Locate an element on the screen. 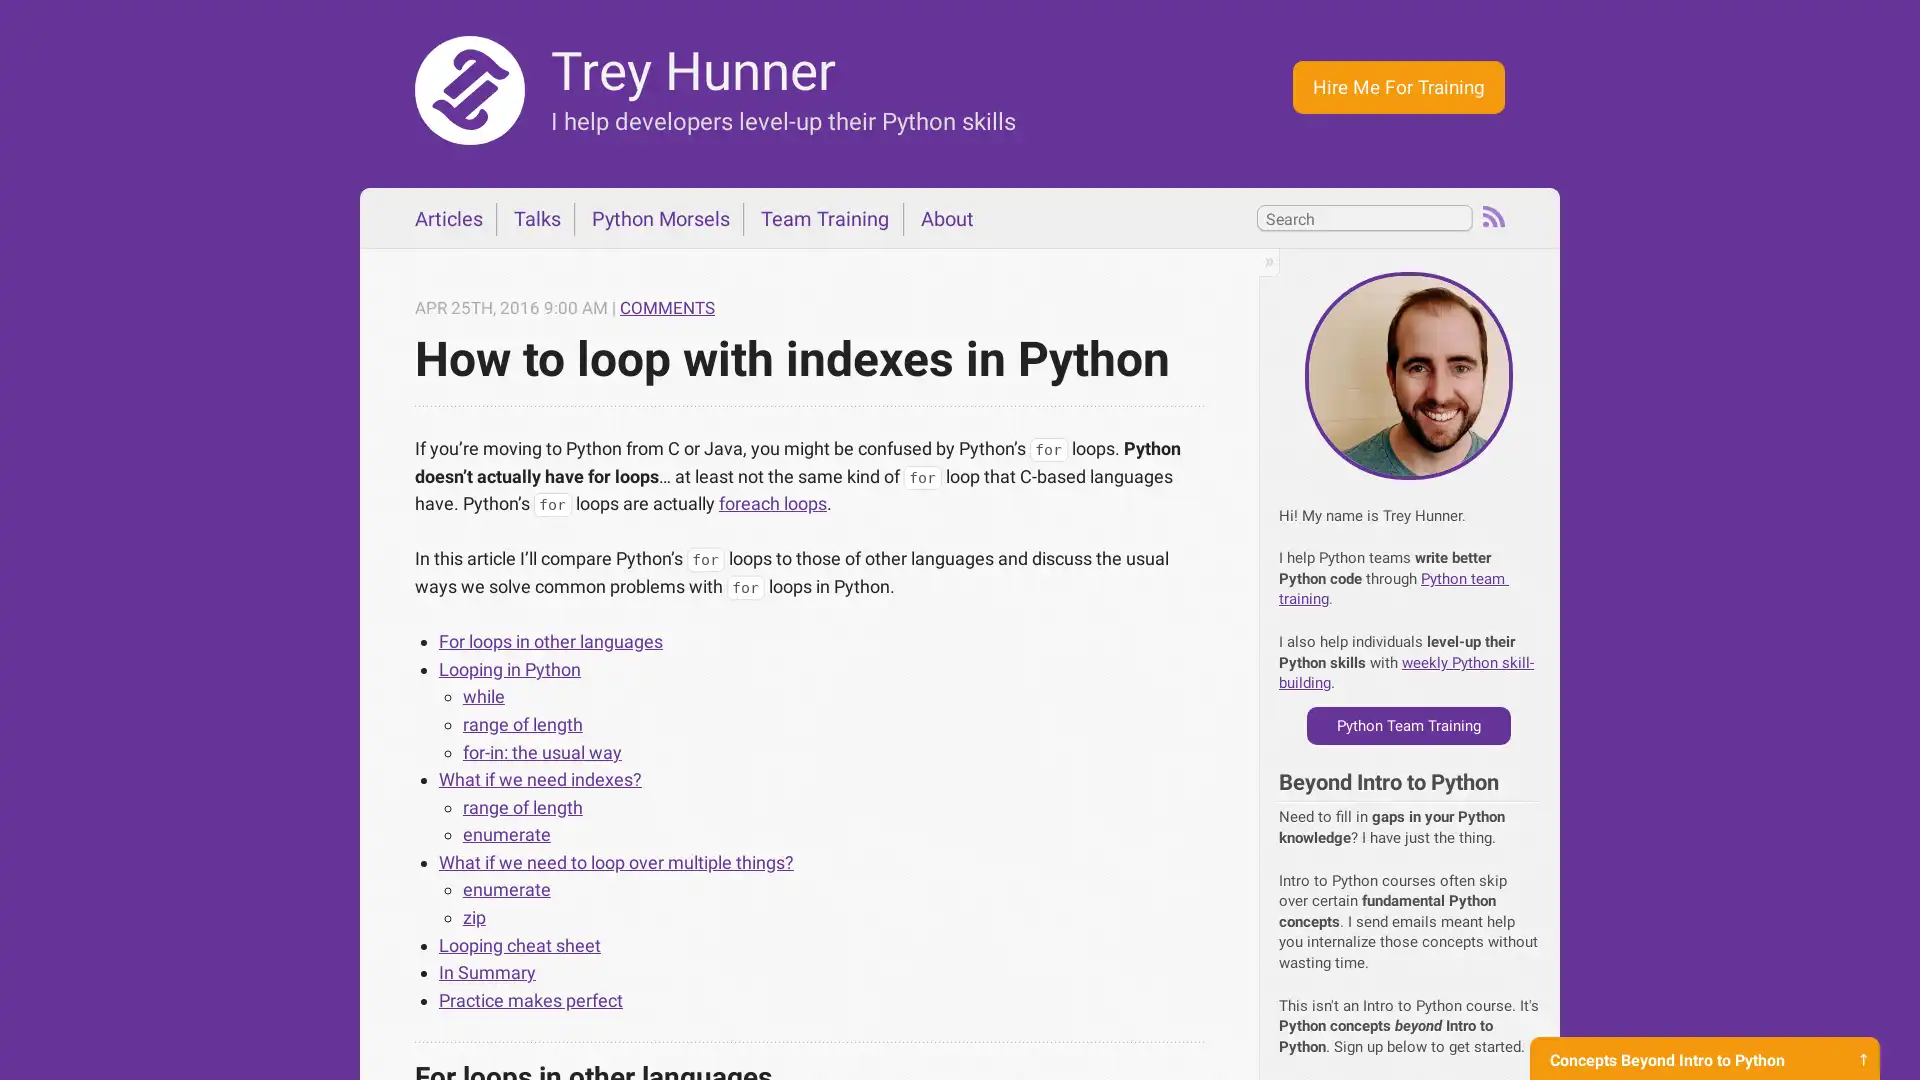 The height and width of the screenshot is (1080, 1920). Sign up for Python Concepts is located at coordinates (1703, 1039).